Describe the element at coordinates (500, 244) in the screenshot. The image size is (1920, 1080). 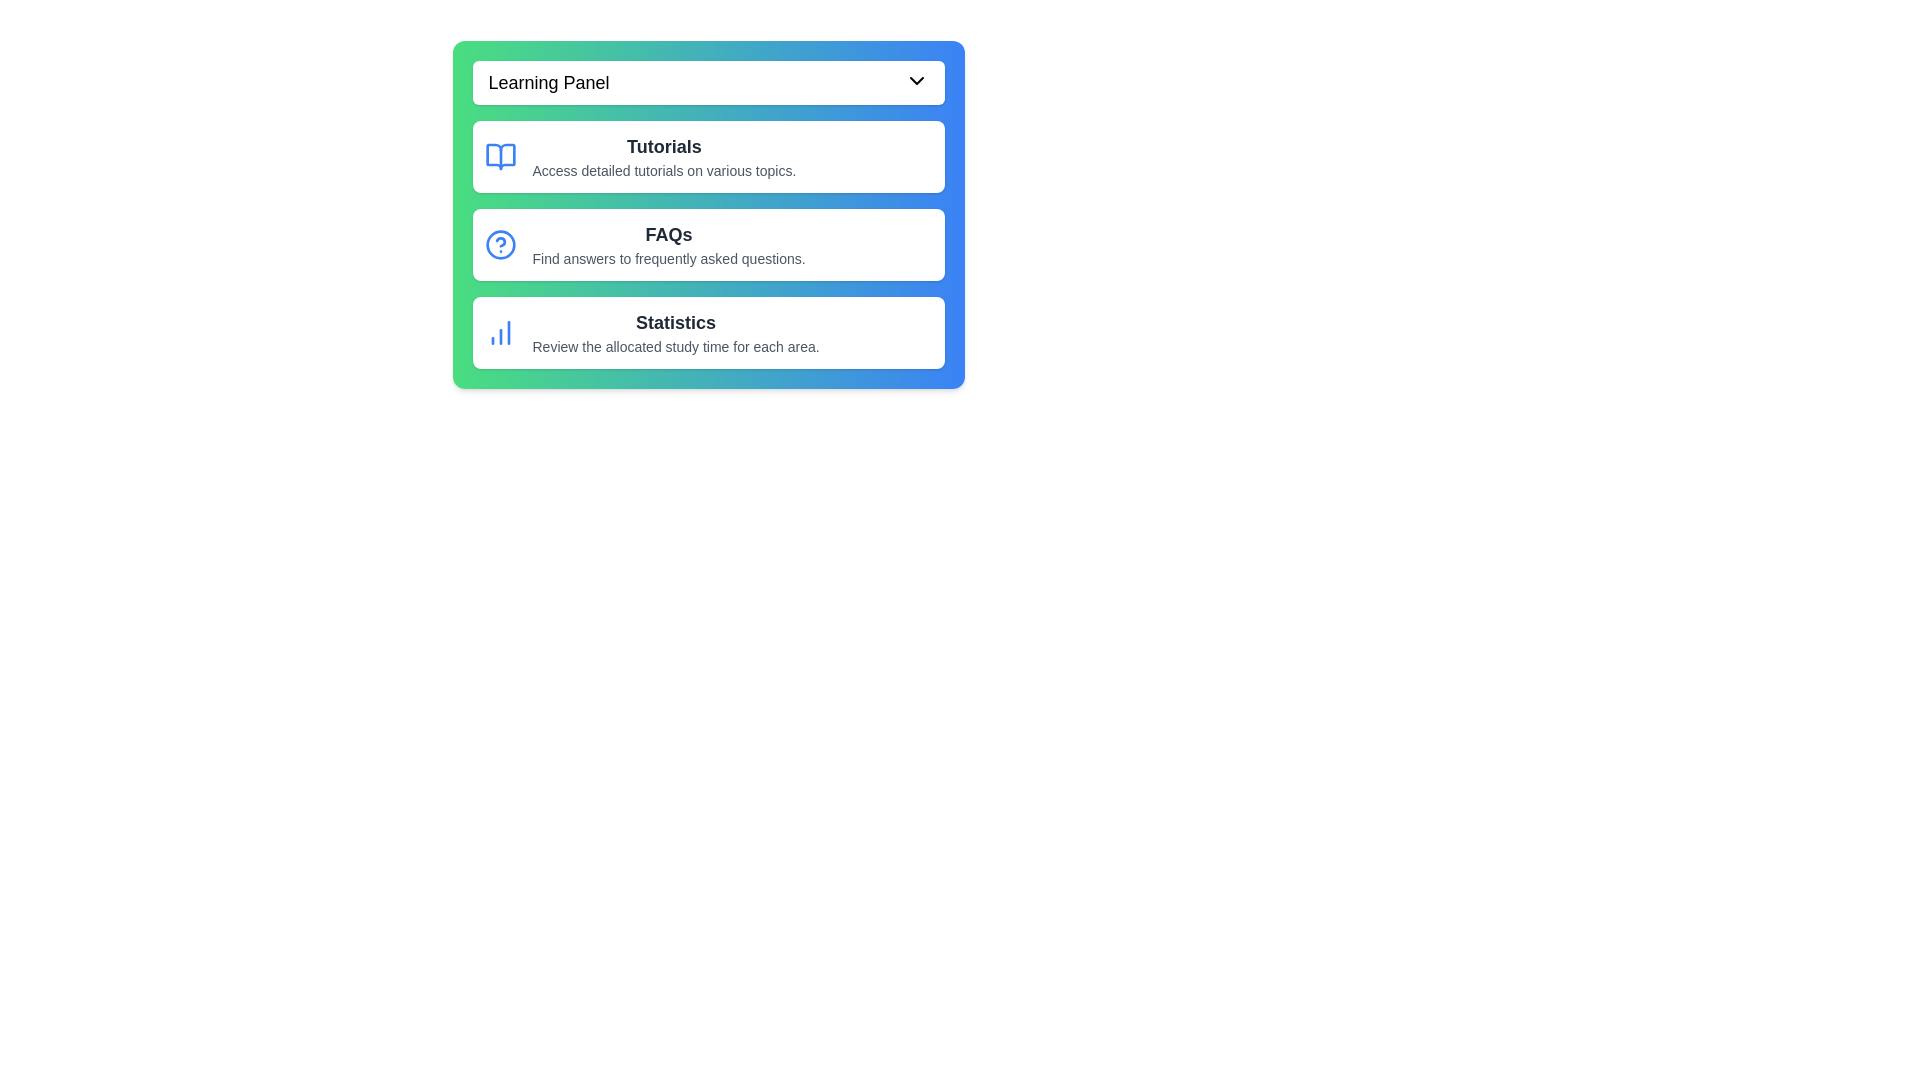
I see `the icon corresponding to FAQs to access its additional actions` at that location.